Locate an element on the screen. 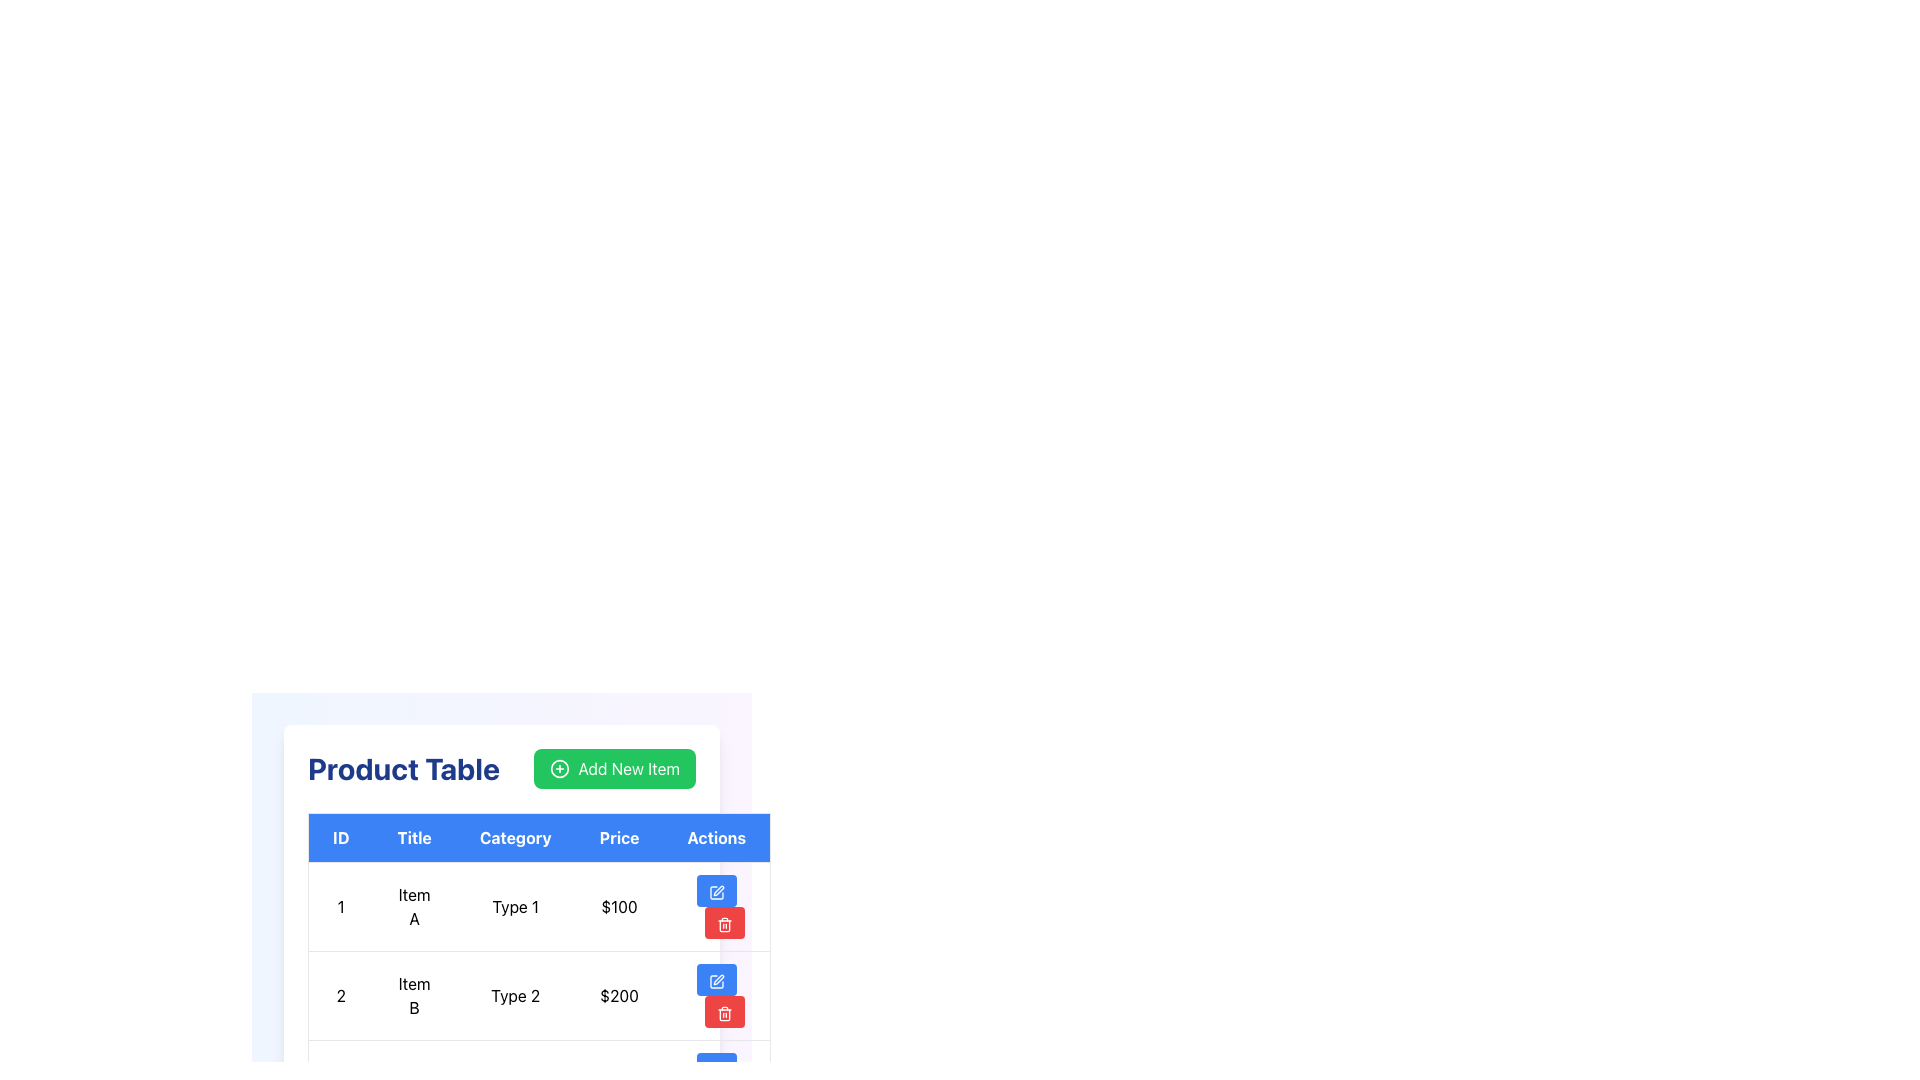 The width and height of the screenshot is (1920, 1080). the 'Delete' button located in the second row of the 'Actions' column in the table is located at coordinates (723, 1011).